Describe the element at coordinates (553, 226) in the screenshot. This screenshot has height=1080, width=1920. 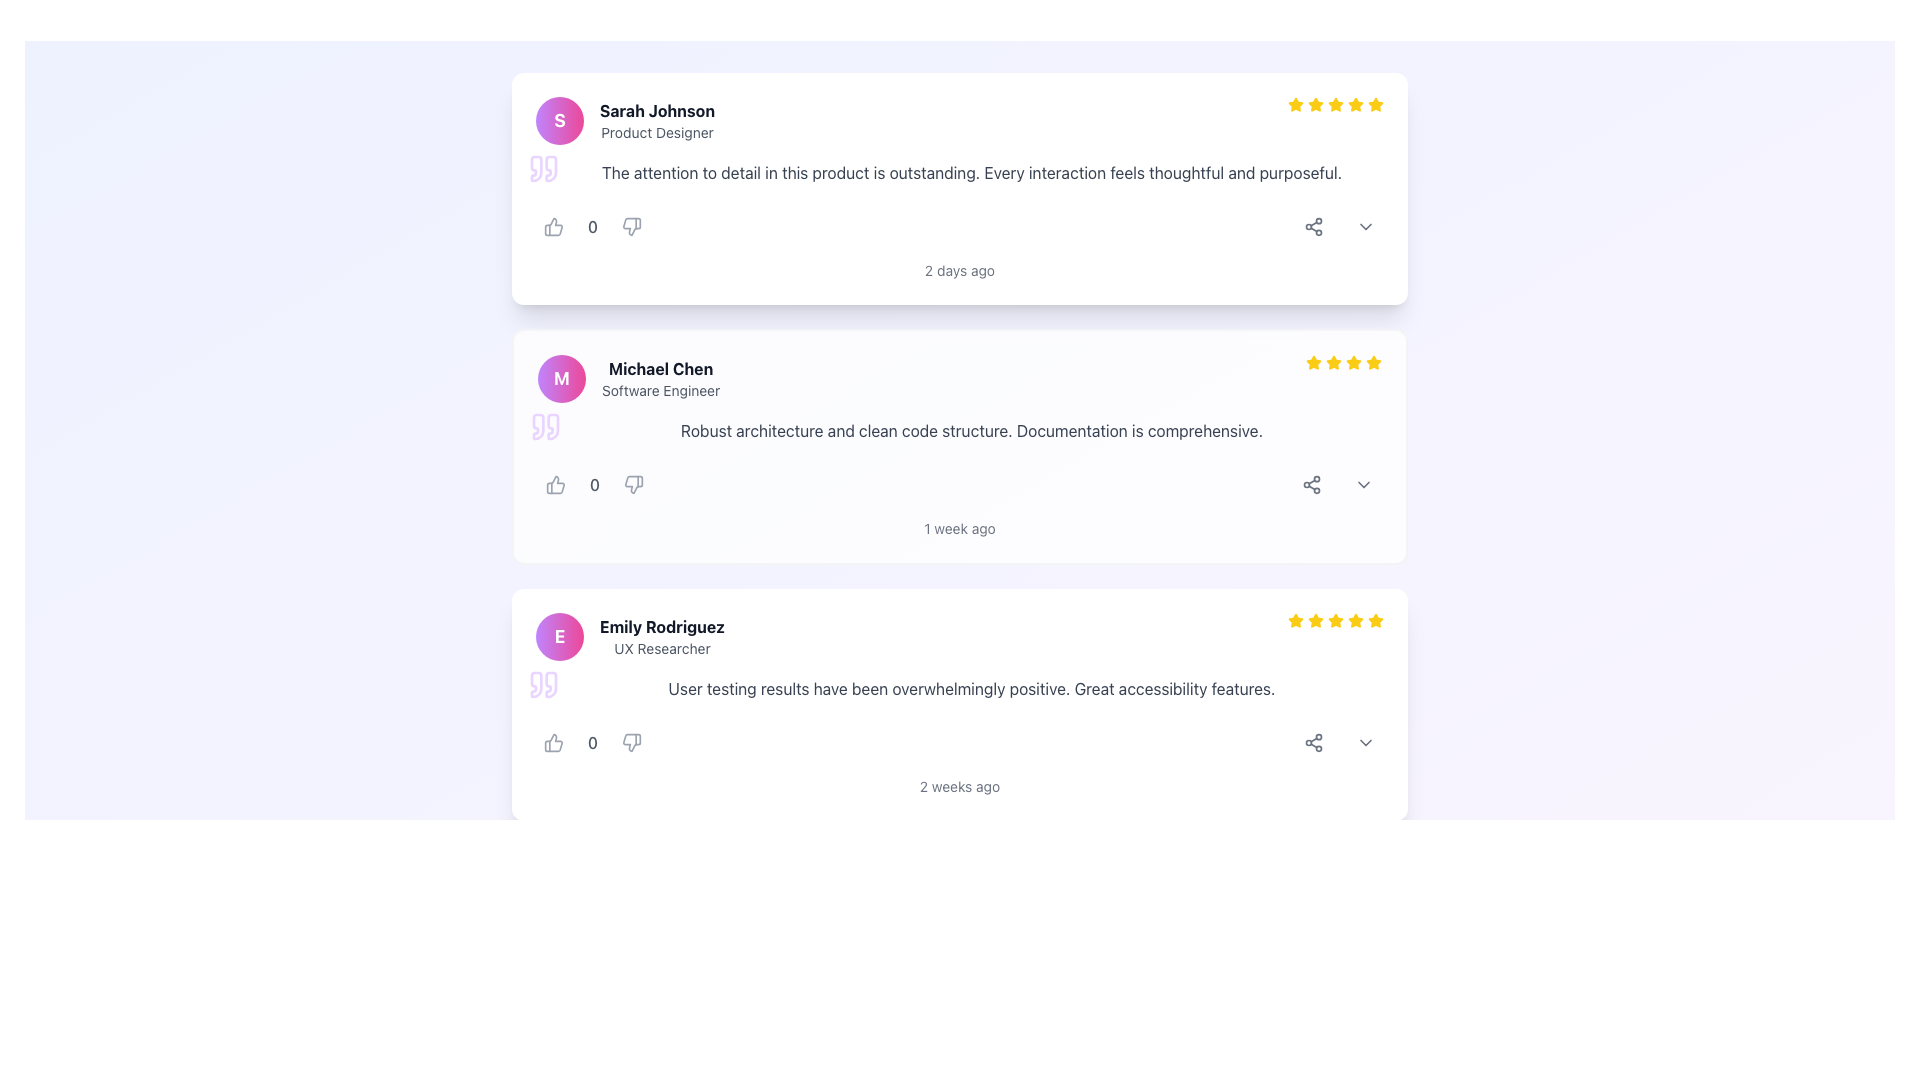
I see `the 'thumbs-up' icon, which is styled with a clean and minimalistic outline and gray color, located to the left of the text '0'` at that location.